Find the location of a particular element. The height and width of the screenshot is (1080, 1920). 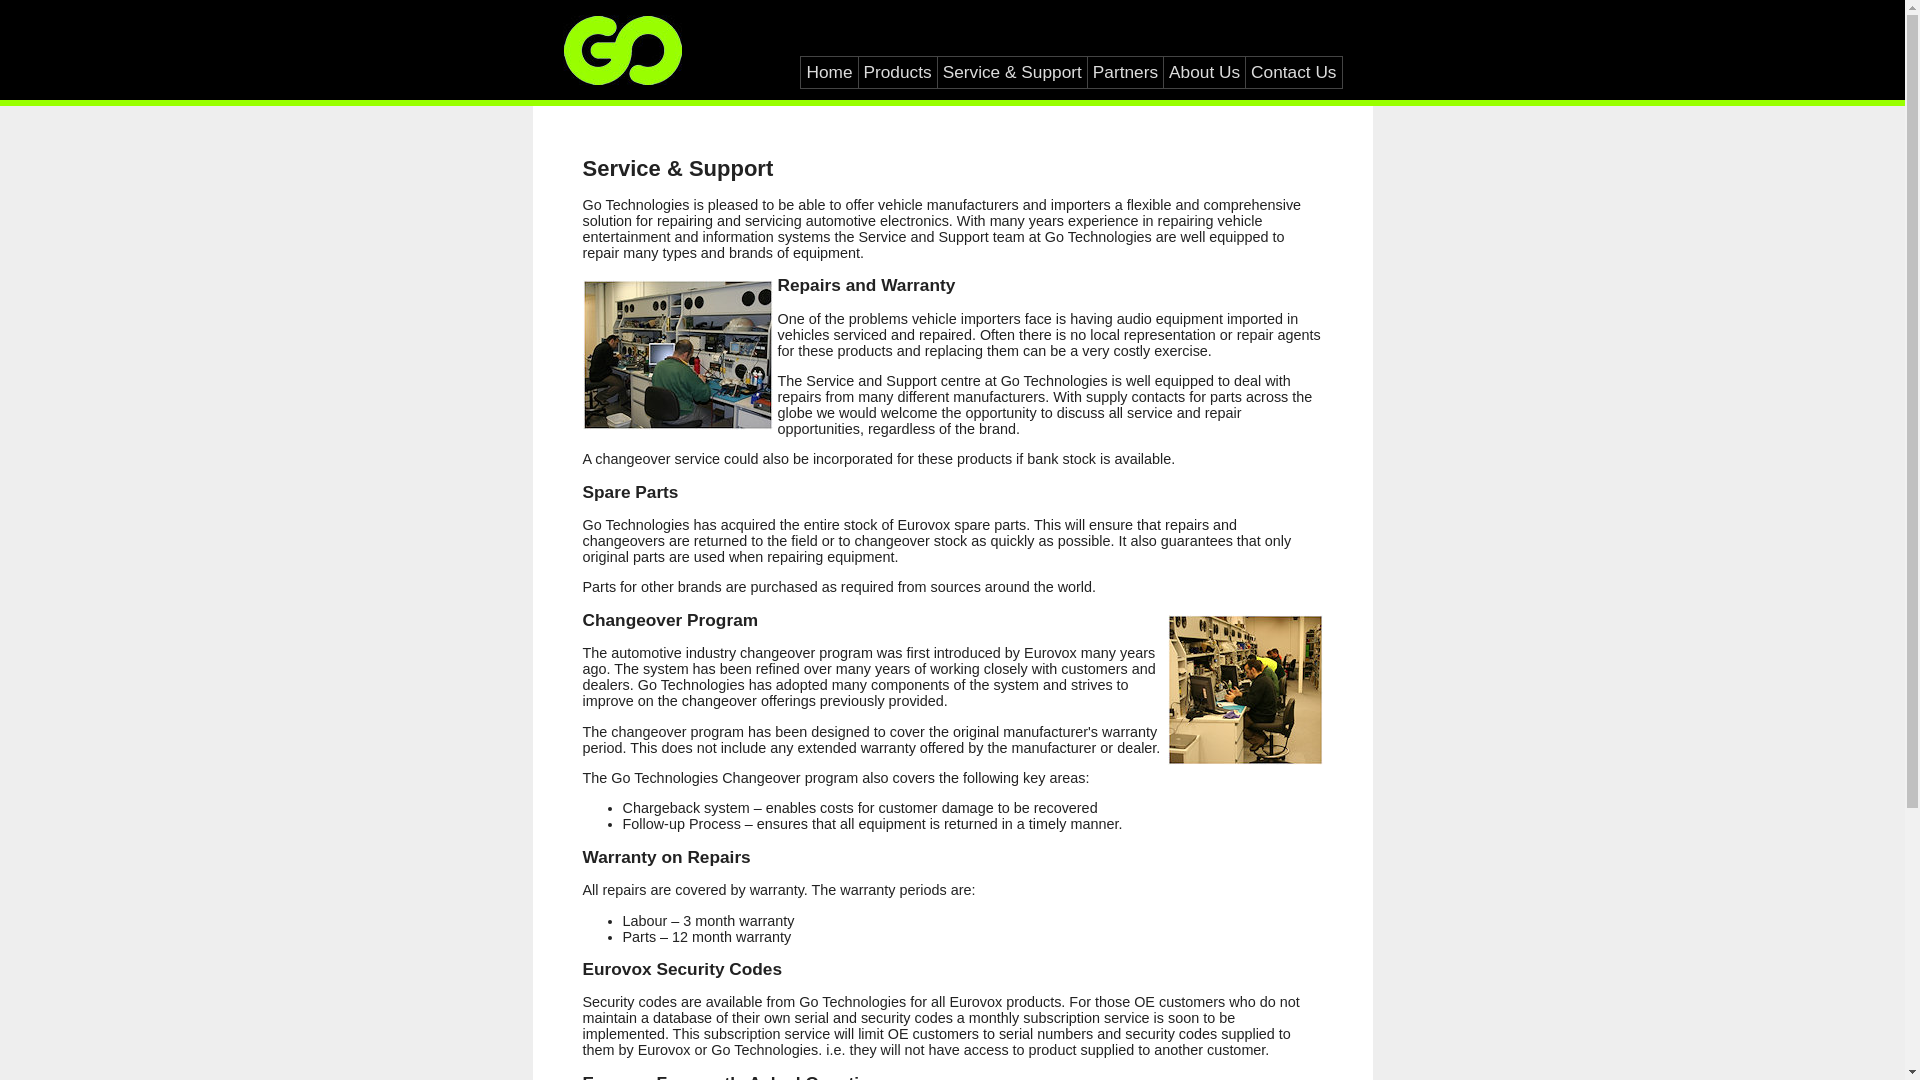

'Products' is located at coordinates (896, 71).